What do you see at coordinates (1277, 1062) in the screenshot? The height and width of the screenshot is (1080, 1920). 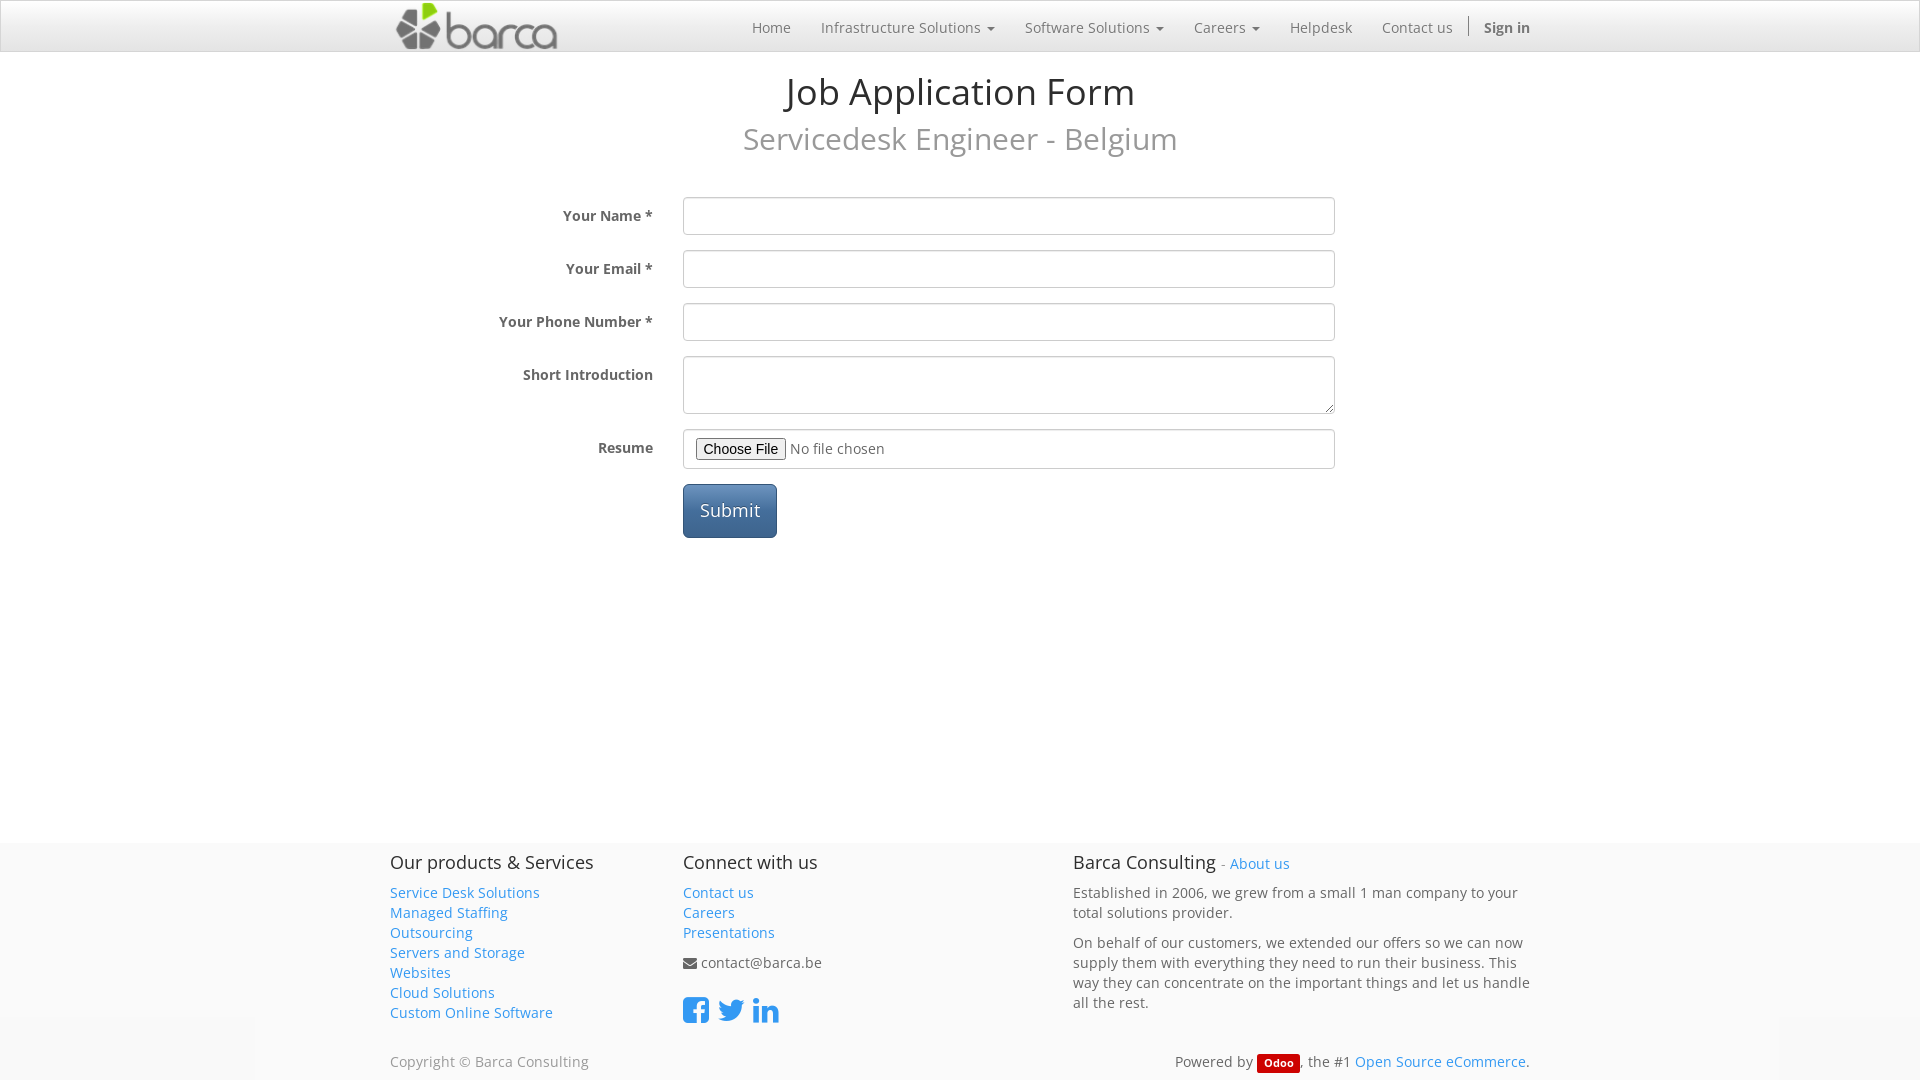 I see `'Odoo'` at bounding box center [1277, 1062].